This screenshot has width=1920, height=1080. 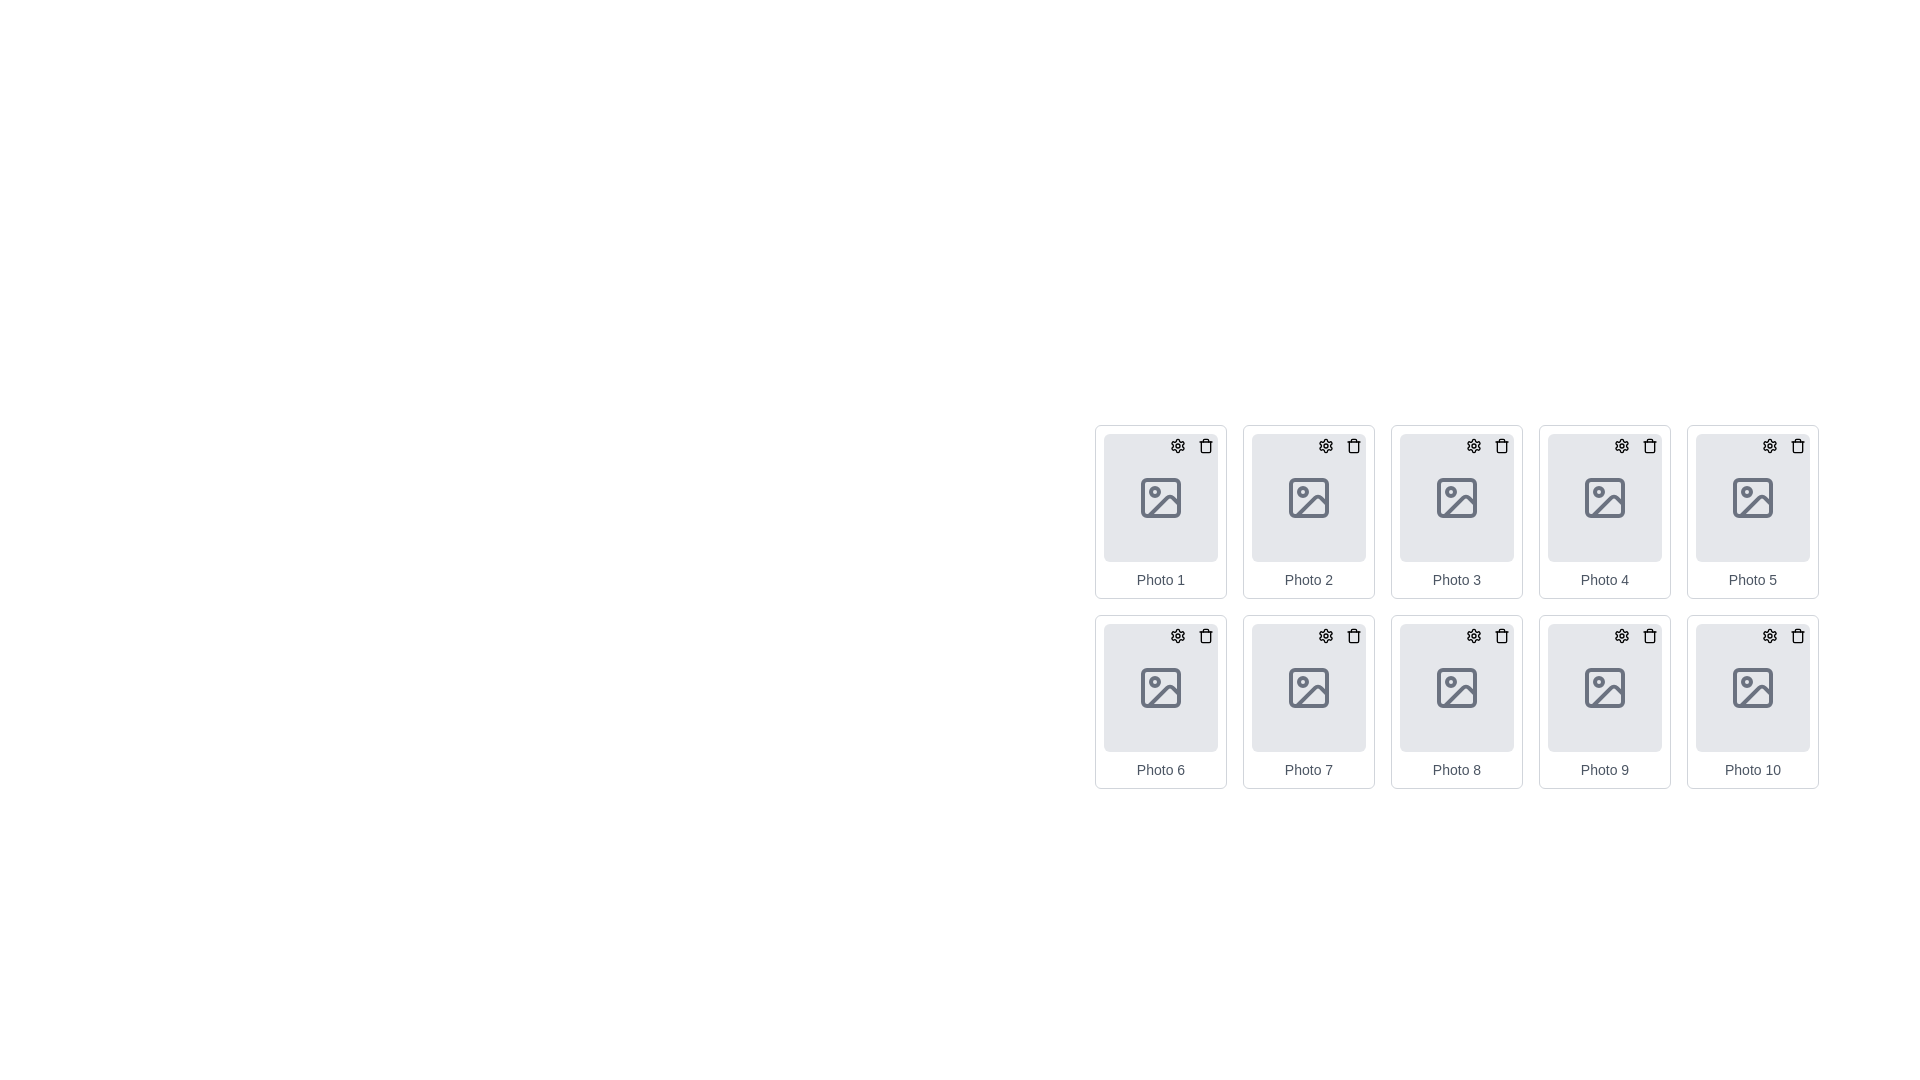 I want to click on the trash can icon located in the top-right corner of the seventh image item, so click(x=1353, y=636).